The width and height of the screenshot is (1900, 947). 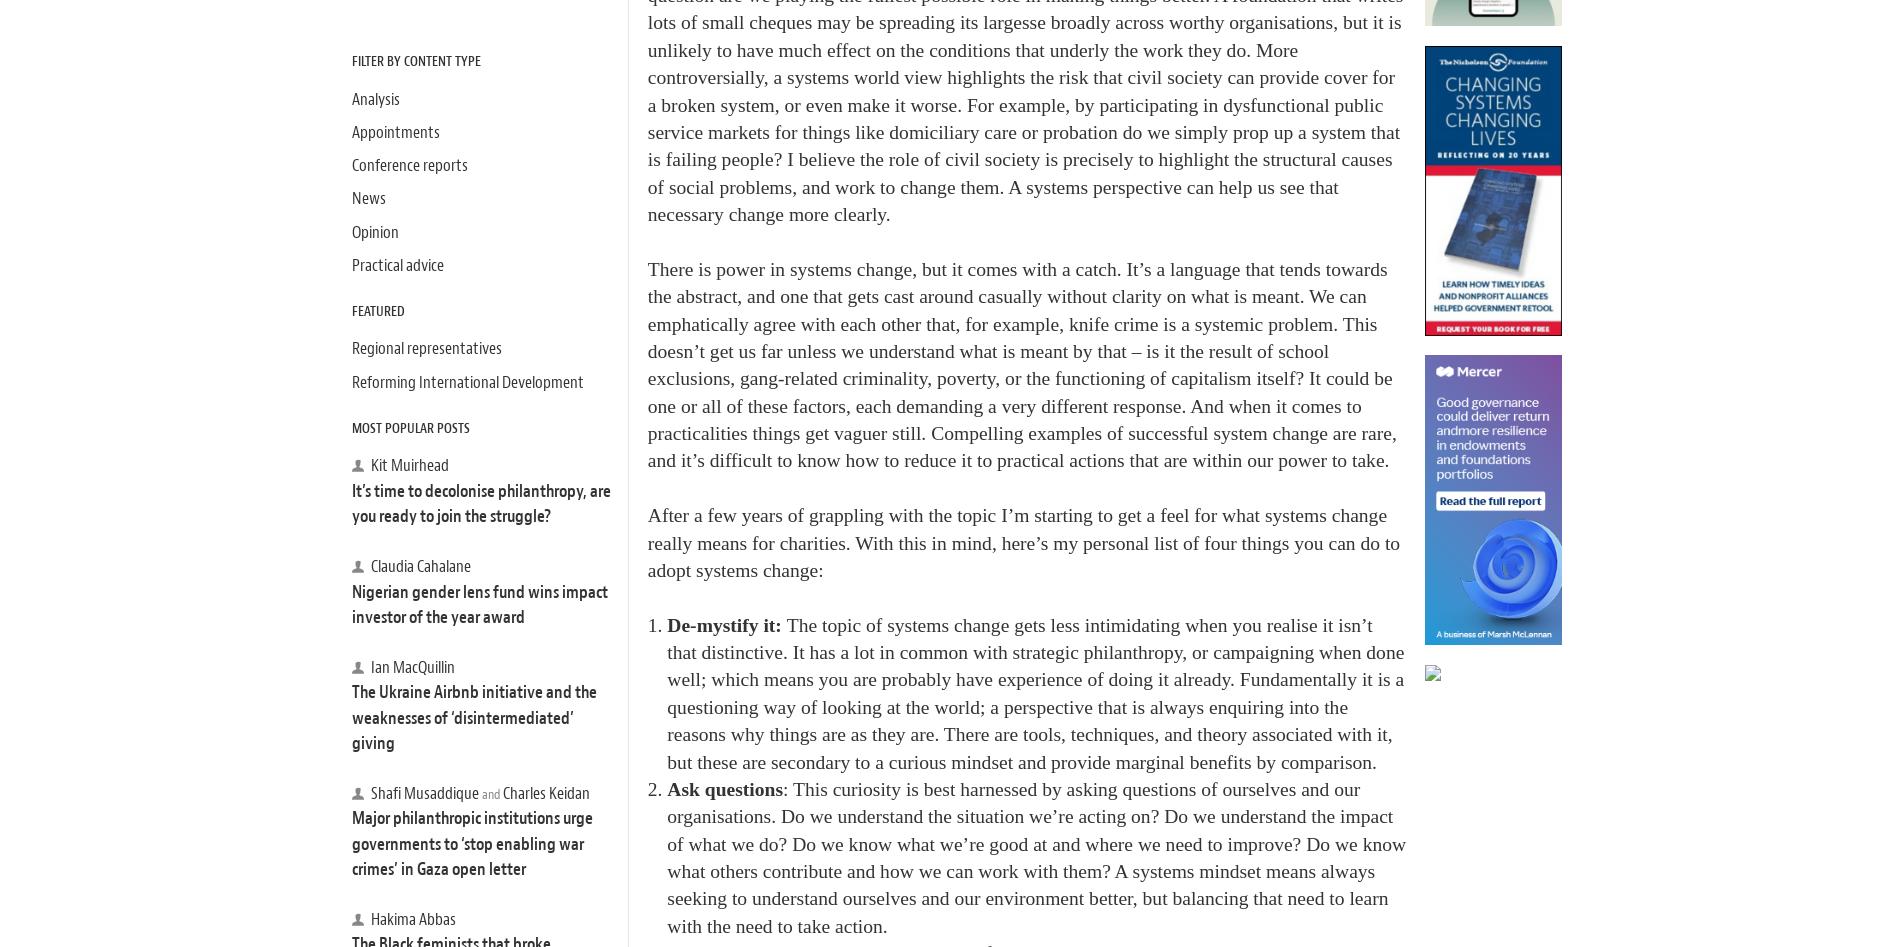 I want to click on 'Filter by Content Type', so click(x=415, y=60).